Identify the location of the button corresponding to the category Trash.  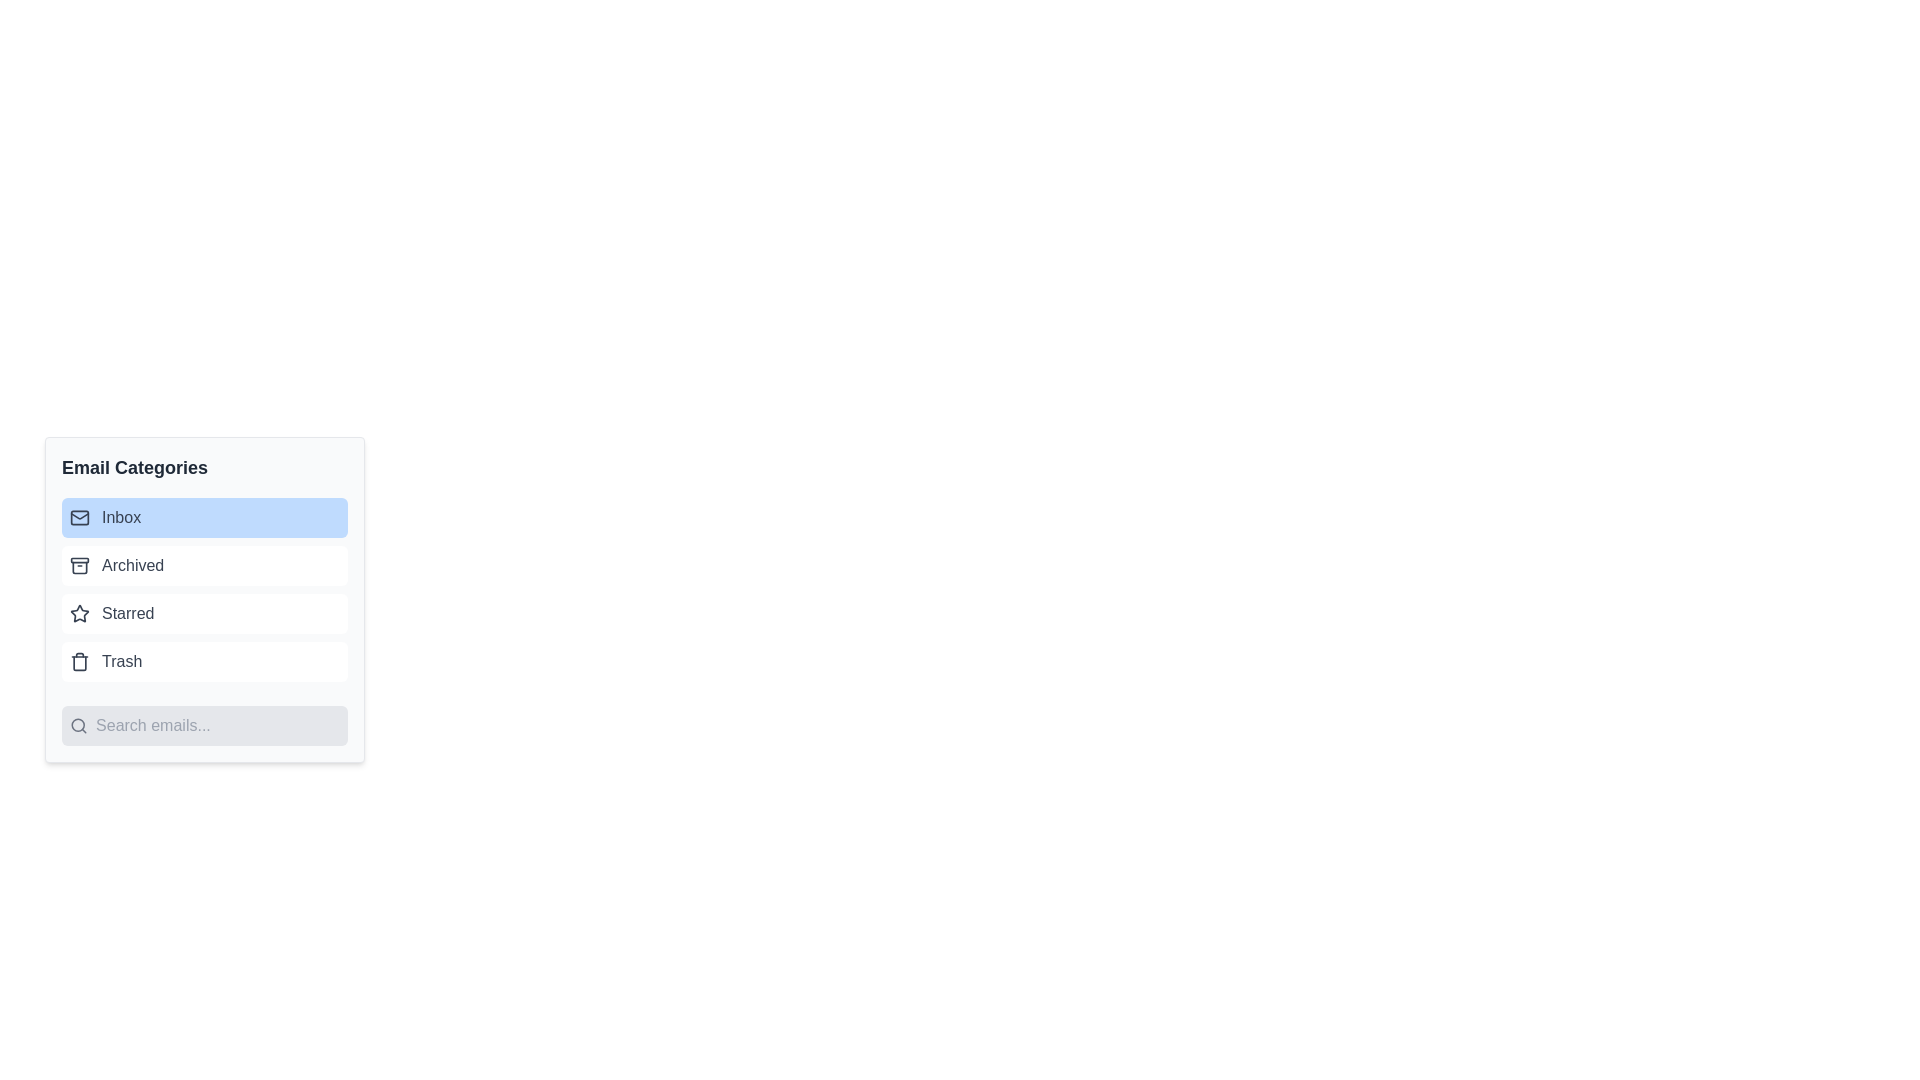
(205, 662).